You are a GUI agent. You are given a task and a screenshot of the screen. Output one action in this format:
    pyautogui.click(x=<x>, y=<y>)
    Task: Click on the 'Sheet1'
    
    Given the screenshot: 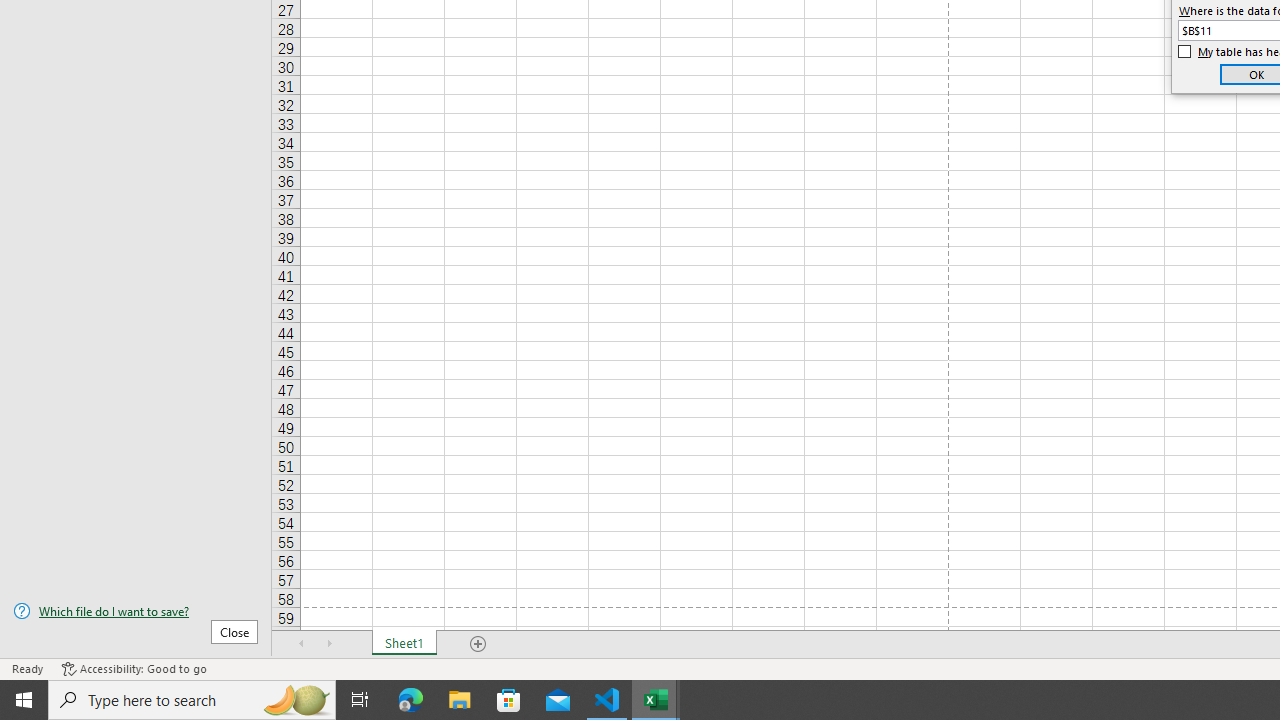 What is the action you would take?
    pyautogui.click(x=403, y=644)
    